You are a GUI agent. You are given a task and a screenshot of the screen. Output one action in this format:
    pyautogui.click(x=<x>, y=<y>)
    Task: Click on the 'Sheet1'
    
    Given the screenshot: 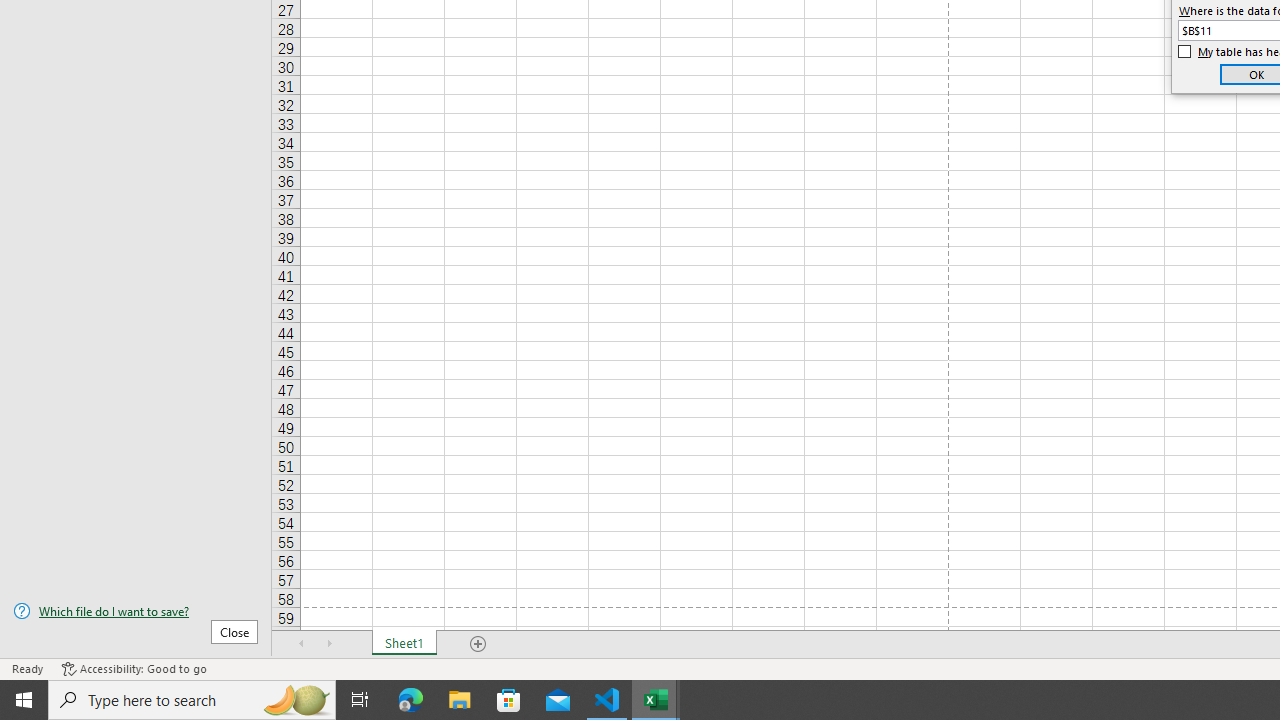 What is the action you would take?
    pyautogui.click(x=403, y=644)
    